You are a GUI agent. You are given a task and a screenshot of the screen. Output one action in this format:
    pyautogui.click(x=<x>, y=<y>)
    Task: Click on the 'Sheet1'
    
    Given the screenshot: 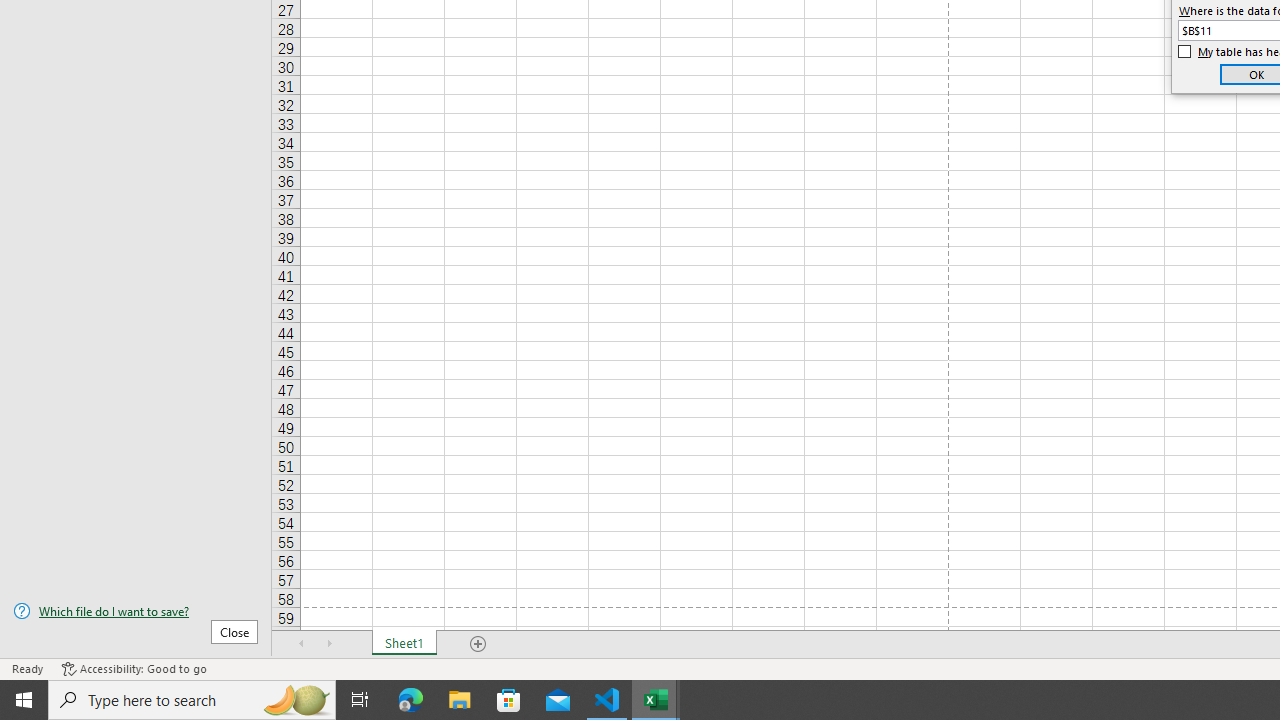 What is the action you would take?
    pyautogui.click(x=403, y=644)
    